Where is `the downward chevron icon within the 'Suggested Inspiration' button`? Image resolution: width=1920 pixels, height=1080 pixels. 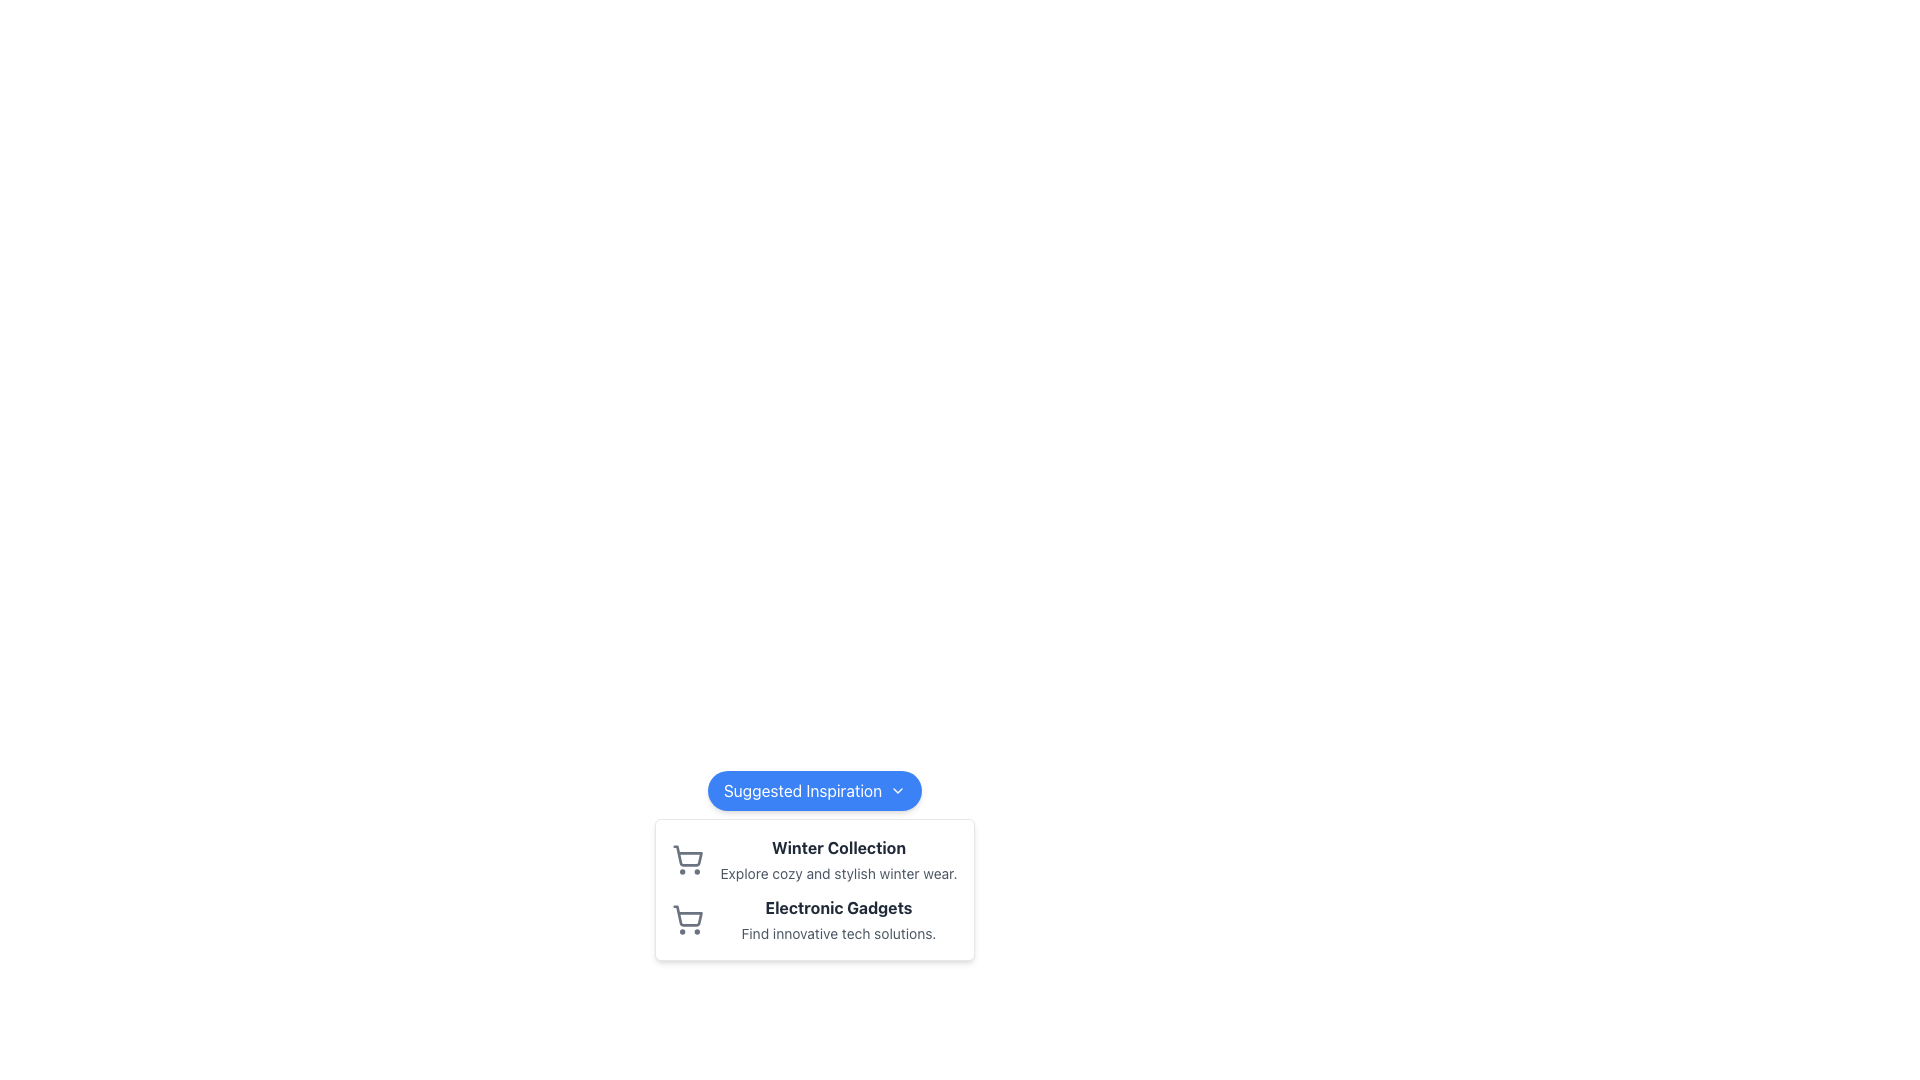
the downward chevron icon within the 'Suggested Inspiration' button is located at coordinates (897, 789).